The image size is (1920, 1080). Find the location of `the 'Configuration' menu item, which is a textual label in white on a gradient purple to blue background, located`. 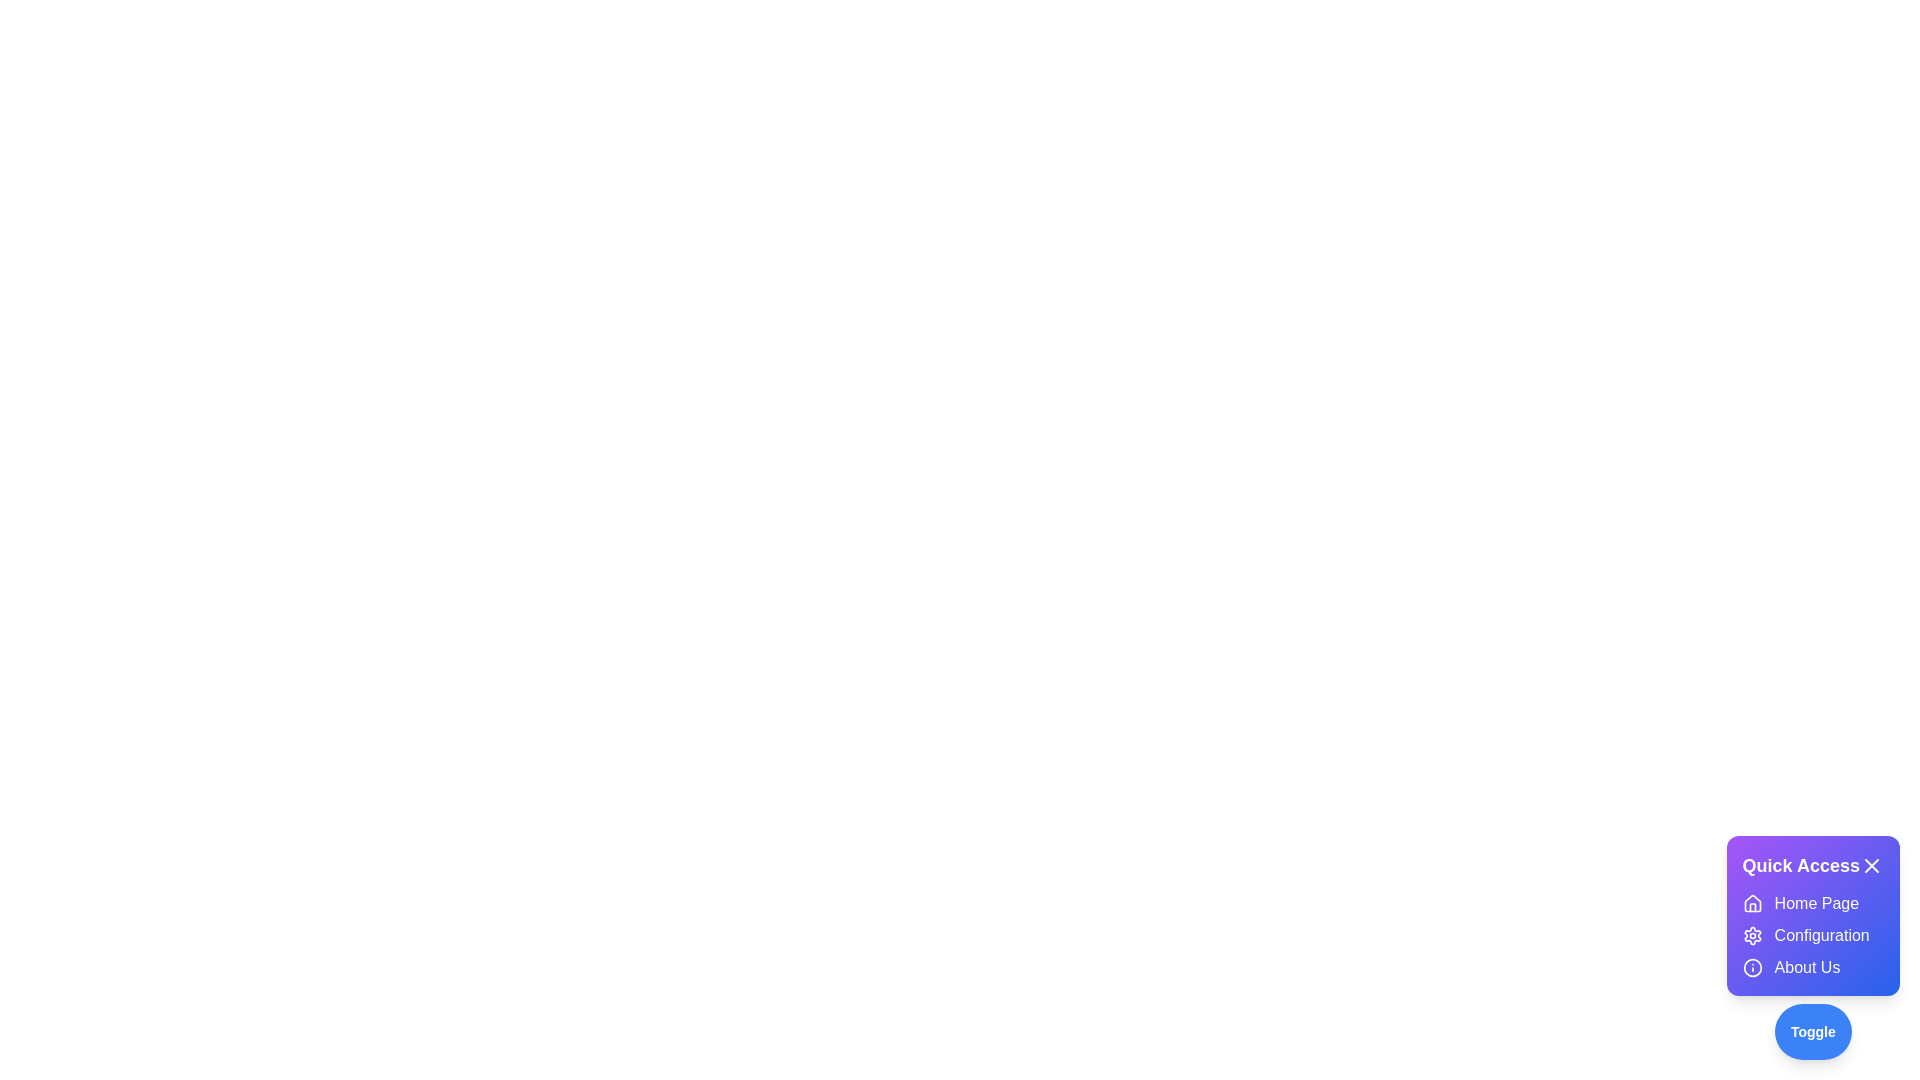

the 'Configuration' menu item, which is a textual label in white on a gradient purple to blue background, located is located at coordinates (1813, 936).